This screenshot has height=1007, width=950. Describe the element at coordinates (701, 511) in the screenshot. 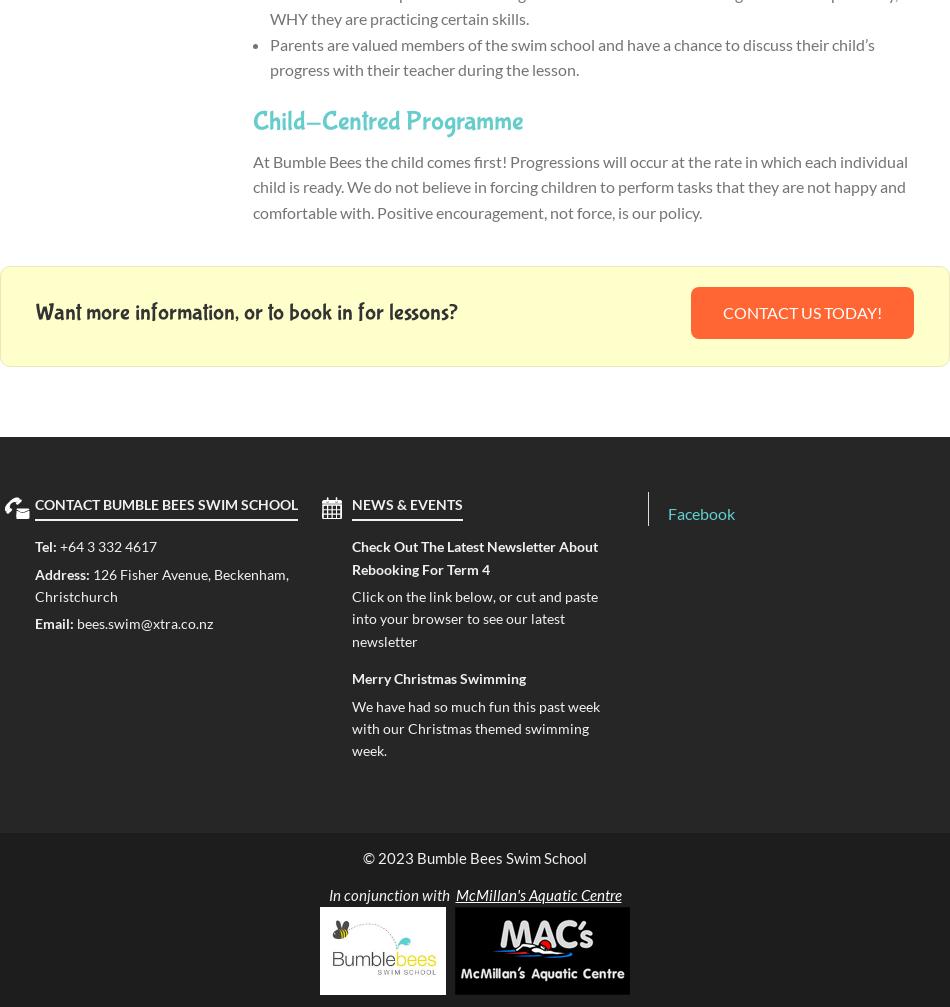

I see `'Facebook'` at that location.